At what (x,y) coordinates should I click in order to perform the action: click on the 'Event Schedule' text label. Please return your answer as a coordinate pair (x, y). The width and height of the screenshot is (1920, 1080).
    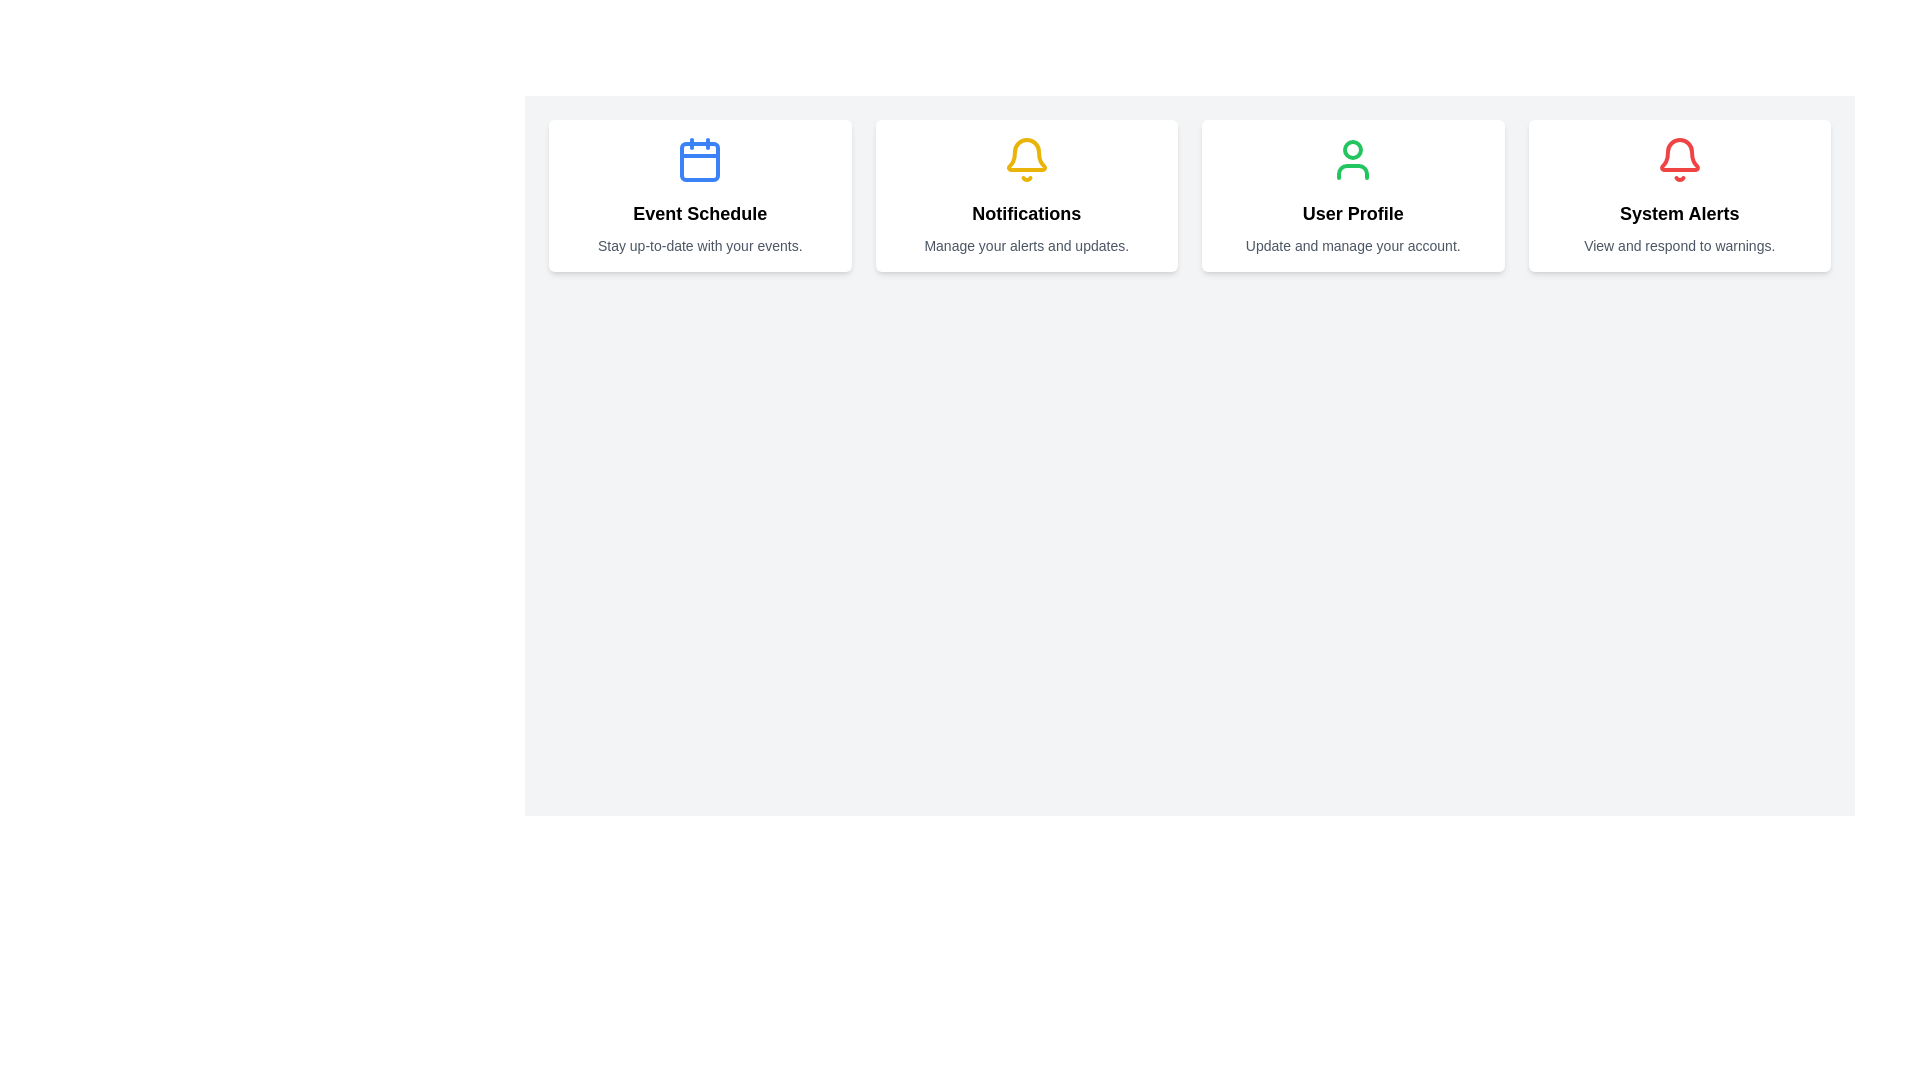
    Looking at the image, I should click on (700, 213).